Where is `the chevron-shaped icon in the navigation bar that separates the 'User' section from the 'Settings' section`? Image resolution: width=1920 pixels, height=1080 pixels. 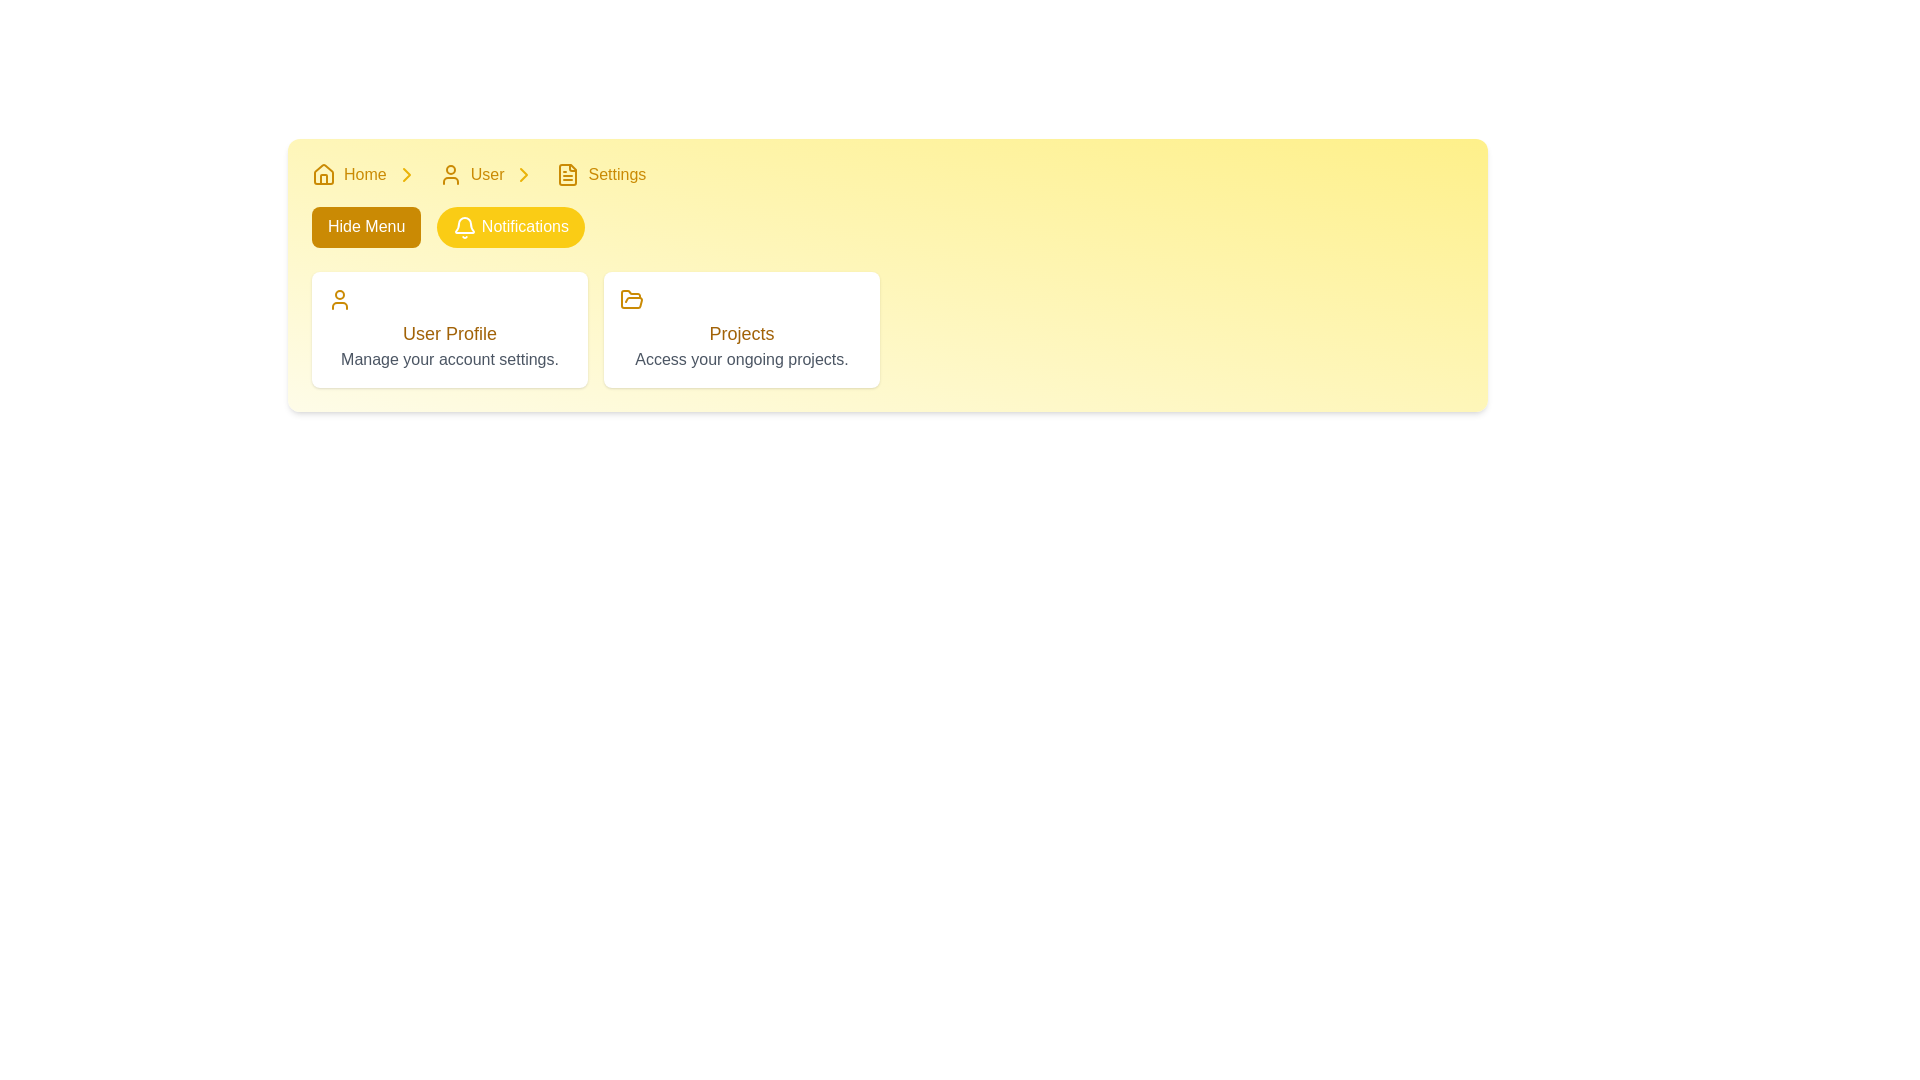
the chevron-shaped icon in the navigation bar that separates the 'User' section from the 'Settings' section is located at coordinates (405, 173).